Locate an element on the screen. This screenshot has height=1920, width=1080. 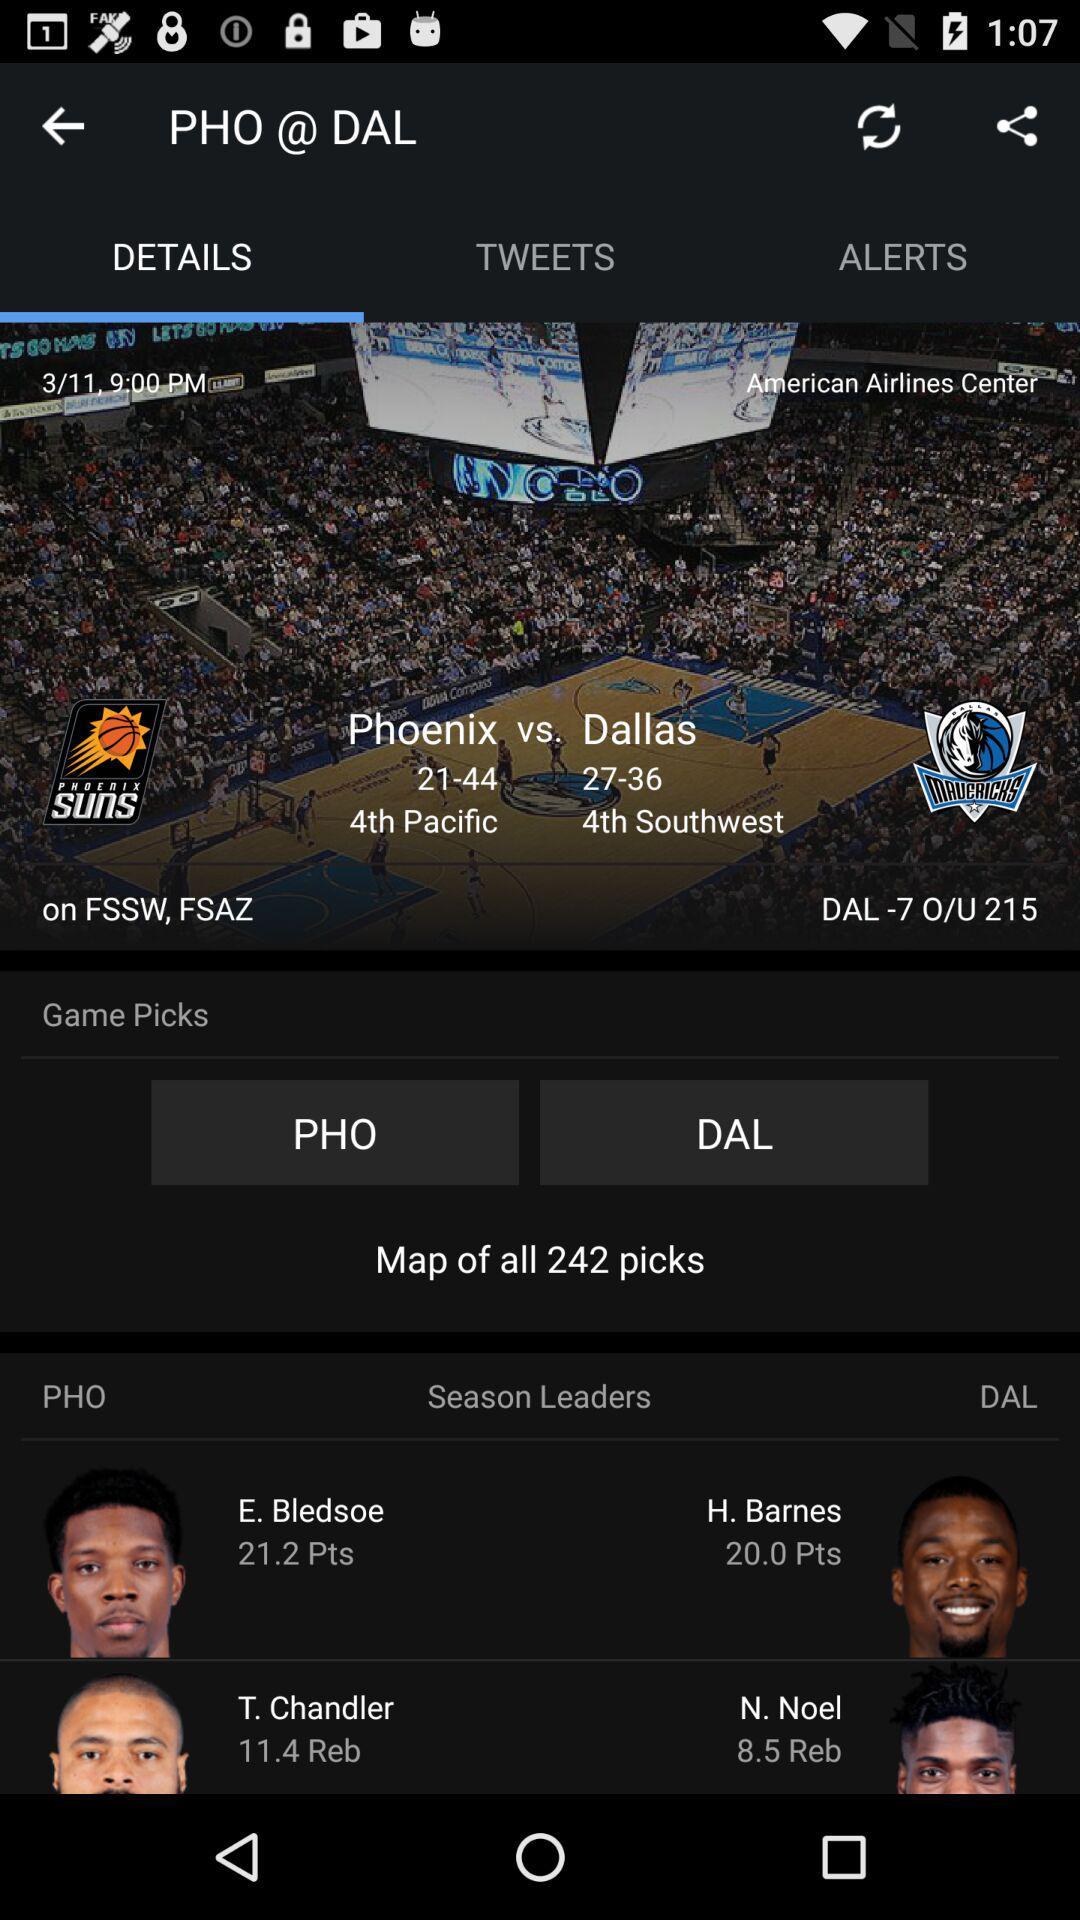
the share icon is located at coordinates (1017, 133).